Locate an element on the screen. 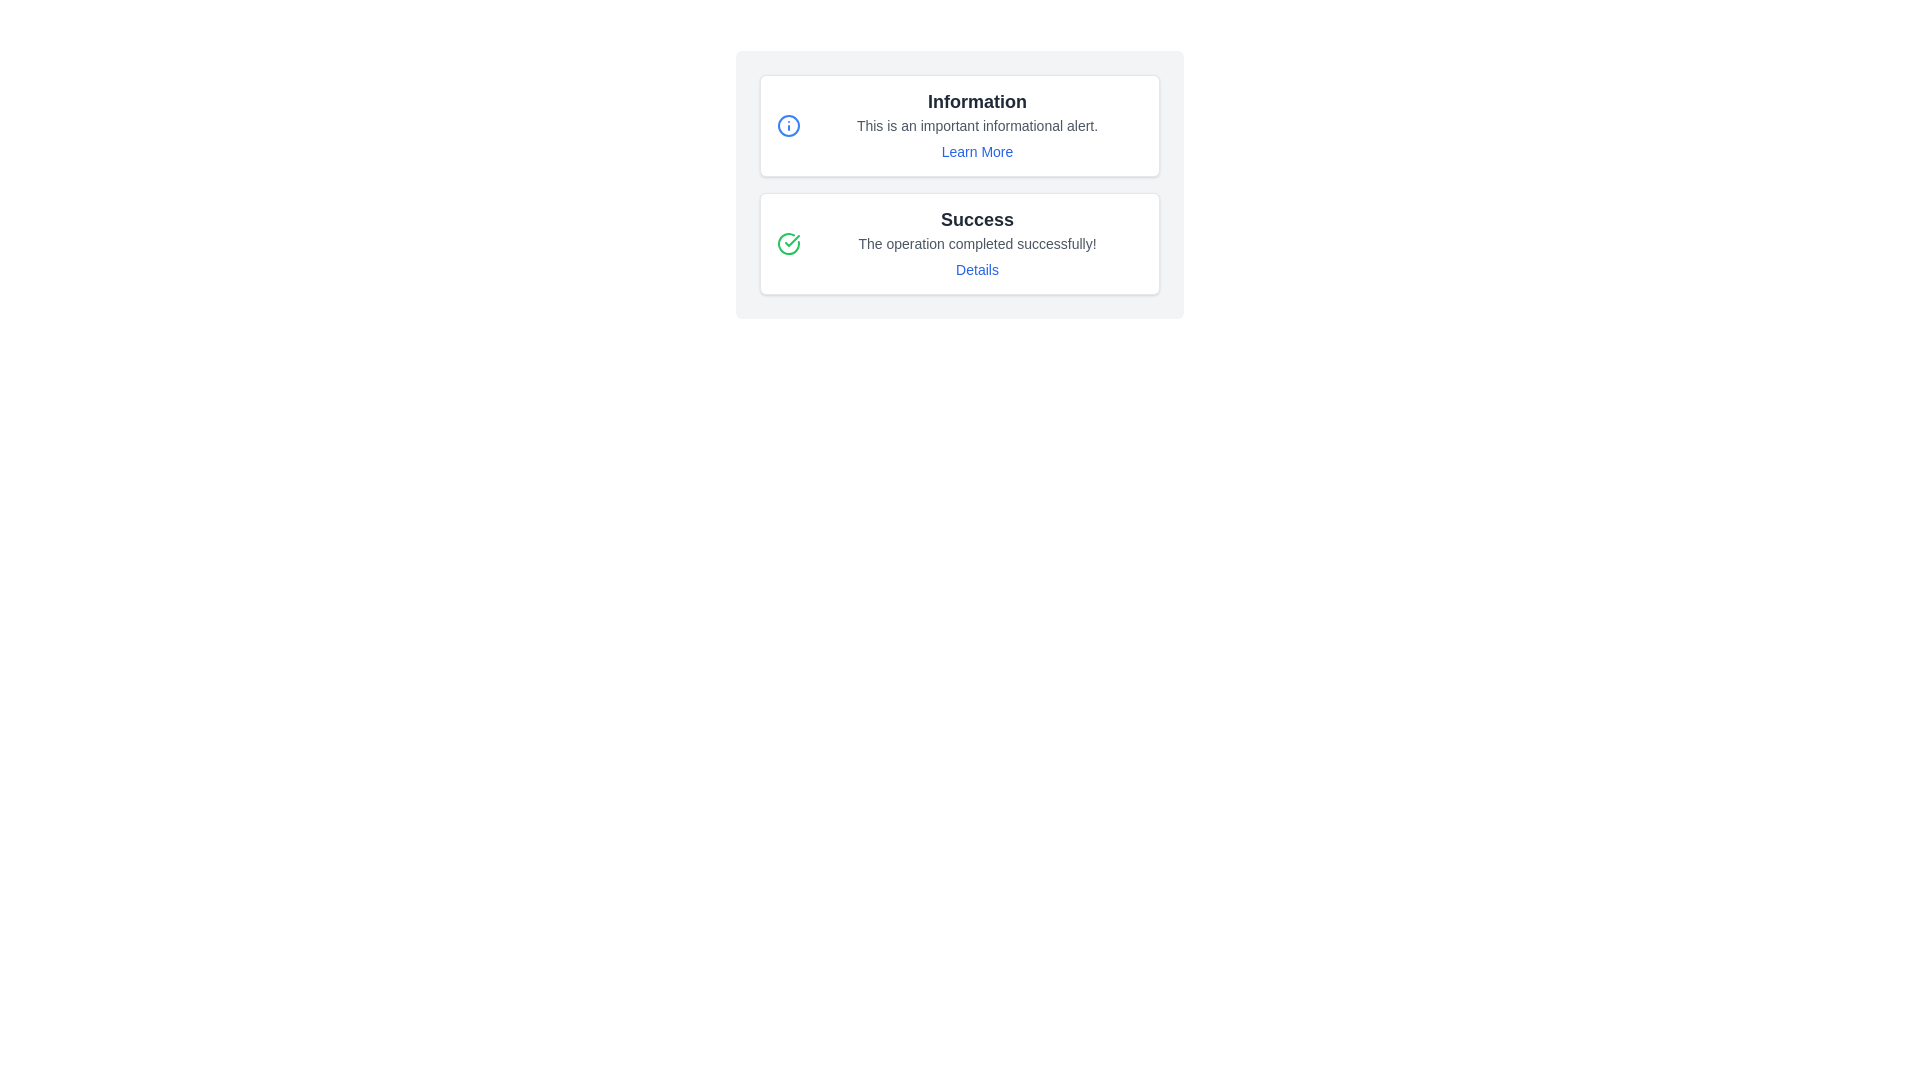 This screenshot has width=1920, height=1080. informational alert text that says 'This is an important informational alert.' located below the 'Information' heading and above the 'Learn More' link is located at coordinates (977, 126).